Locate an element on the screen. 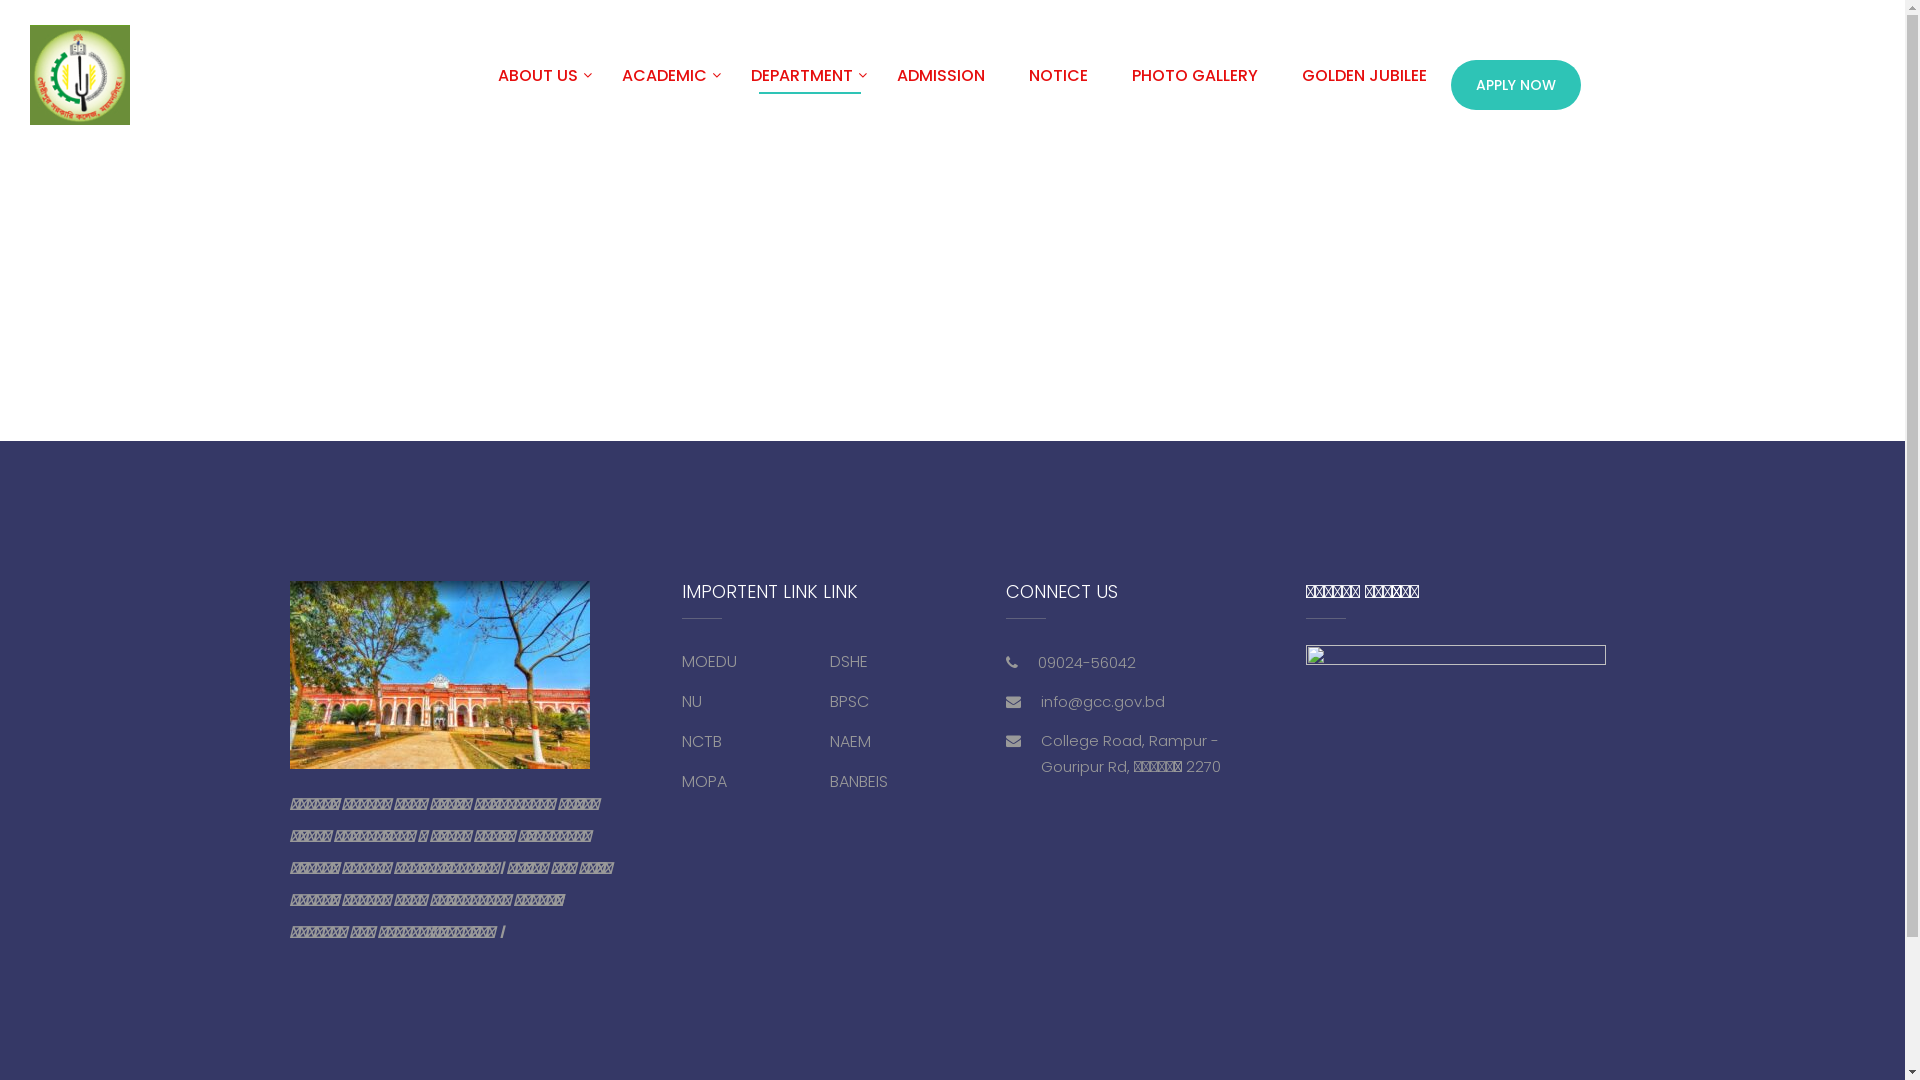 The image size is (1920, 1080). 'NAEM' is located at coordinates (850, 741).